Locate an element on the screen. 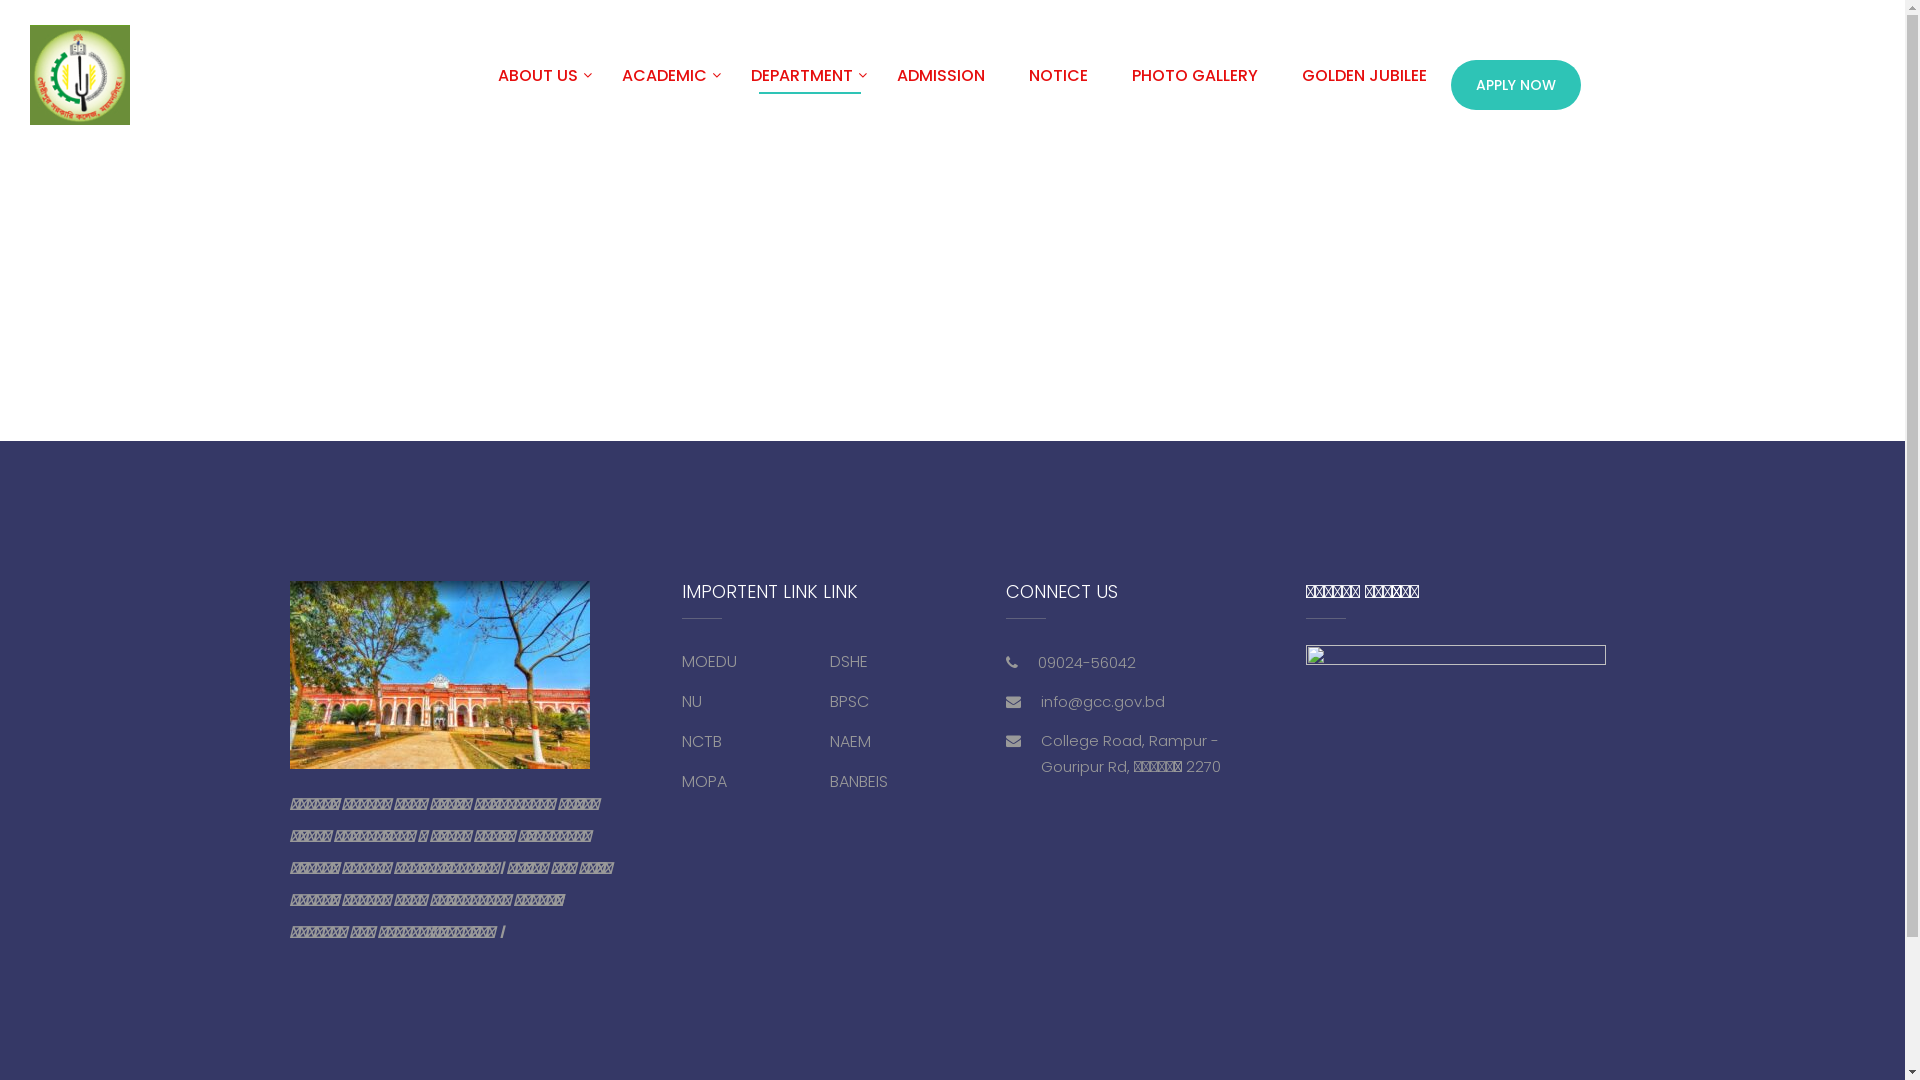 The image size is (1920, 1080). 'NAEM' is located at coordinates (850, 741).